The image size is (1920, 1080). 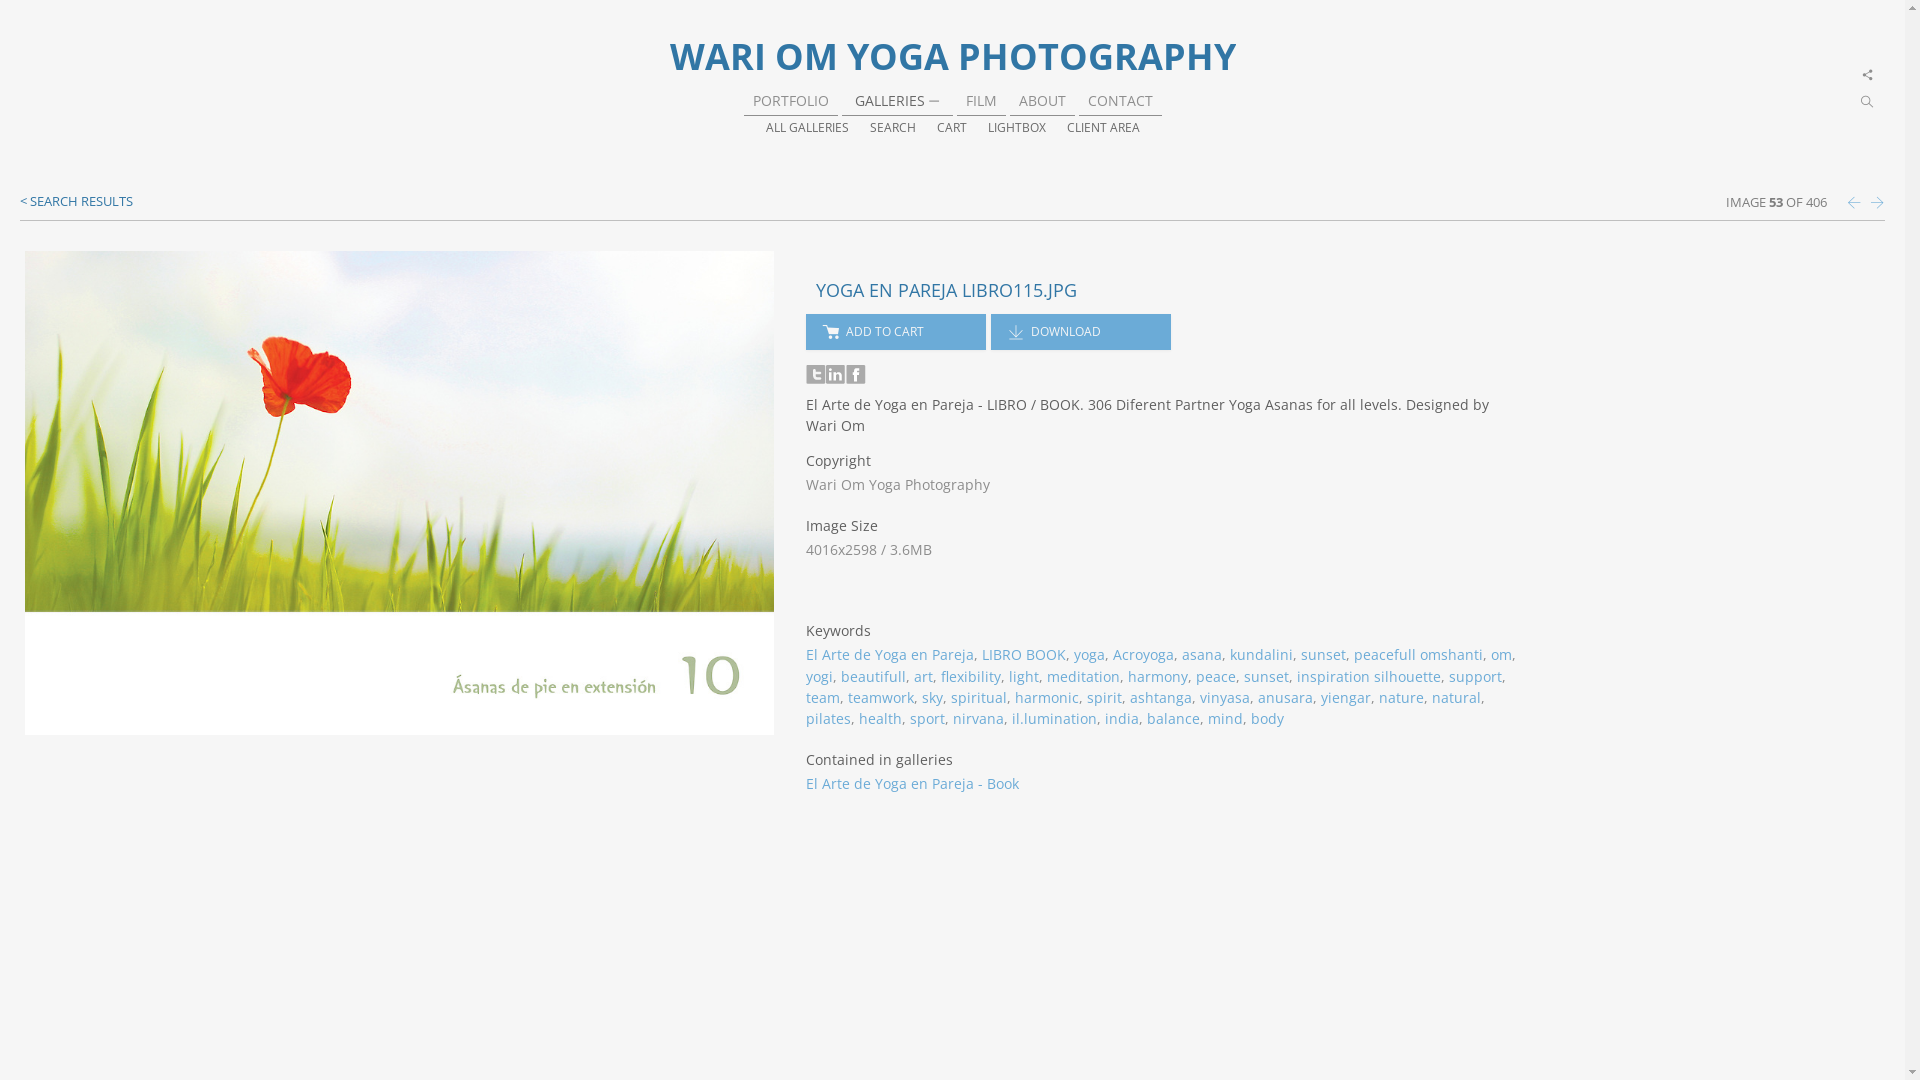 I want to click on 'il.lumination', so click(x=1053, y=717).